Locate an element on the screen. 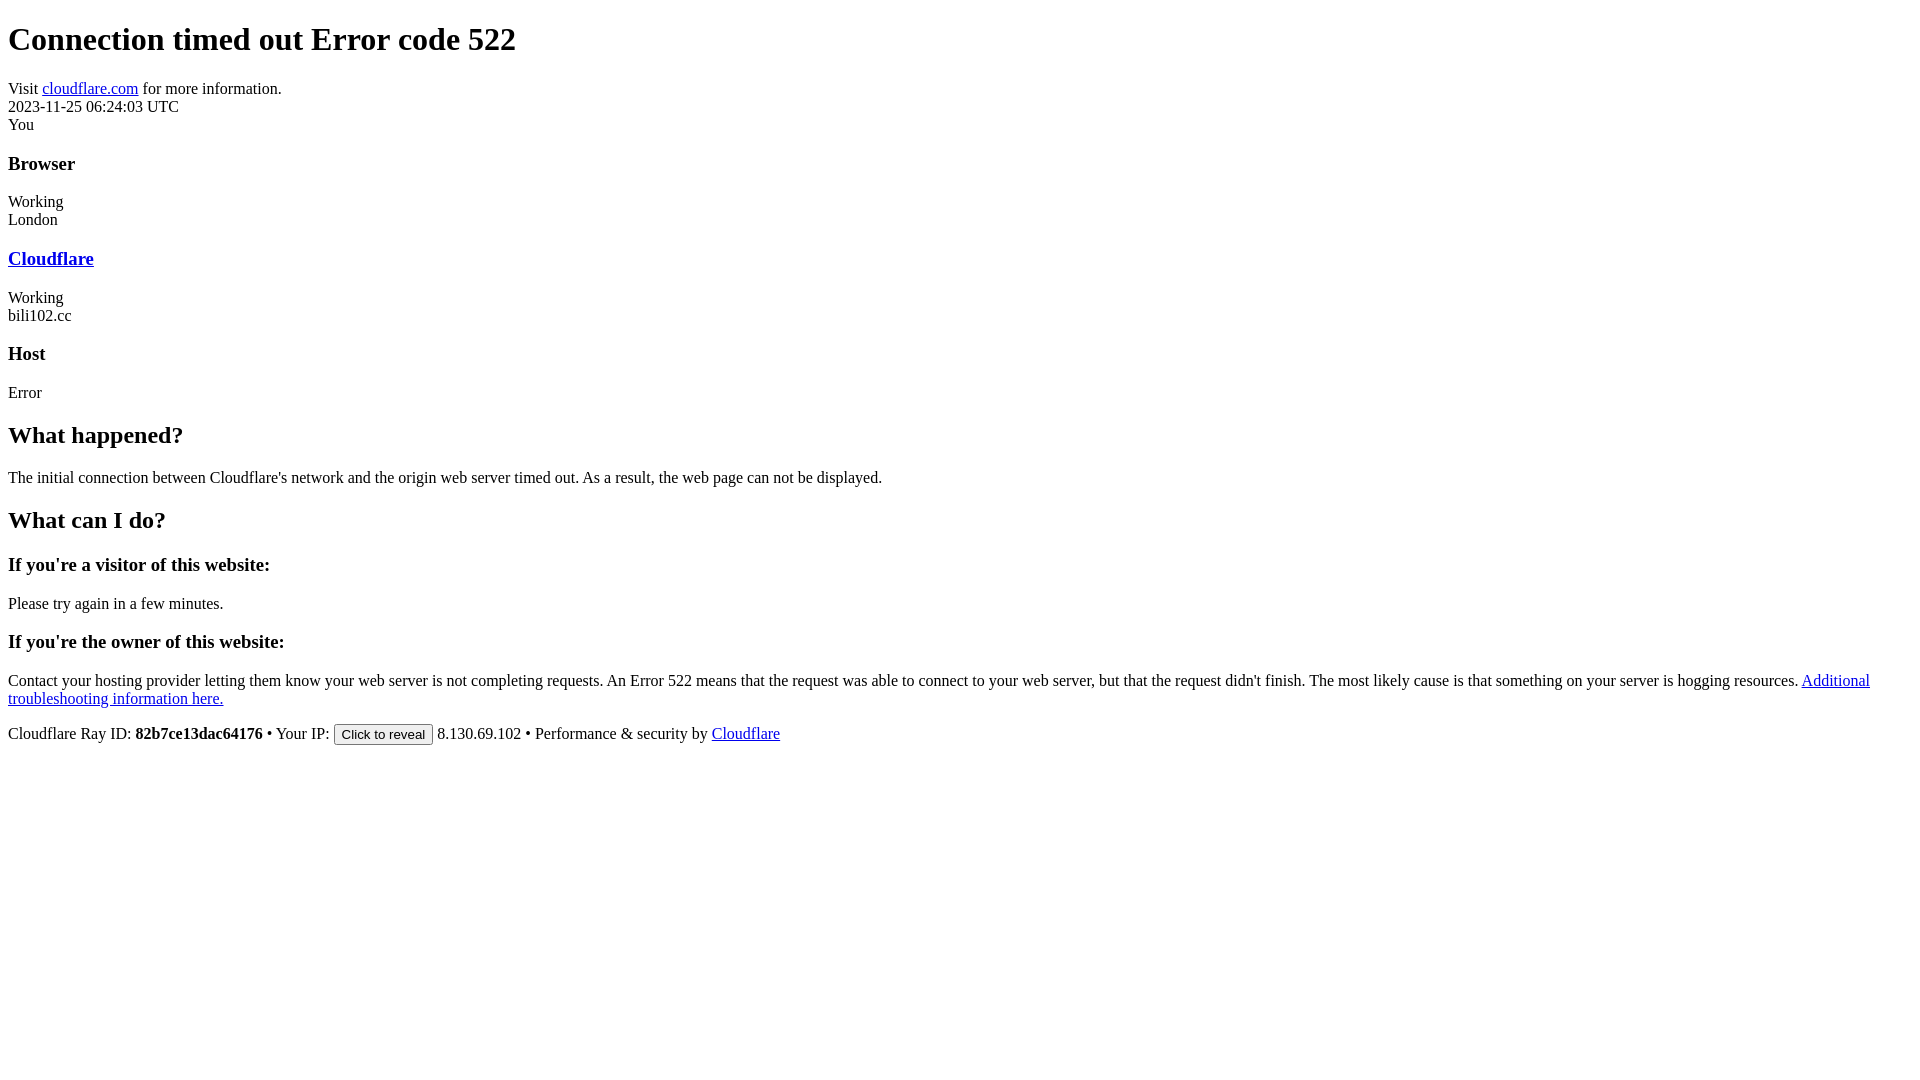 The width and height of the screenshot is (1920, 1080). 'Cloudflare' is located at coordinates (711, 733).